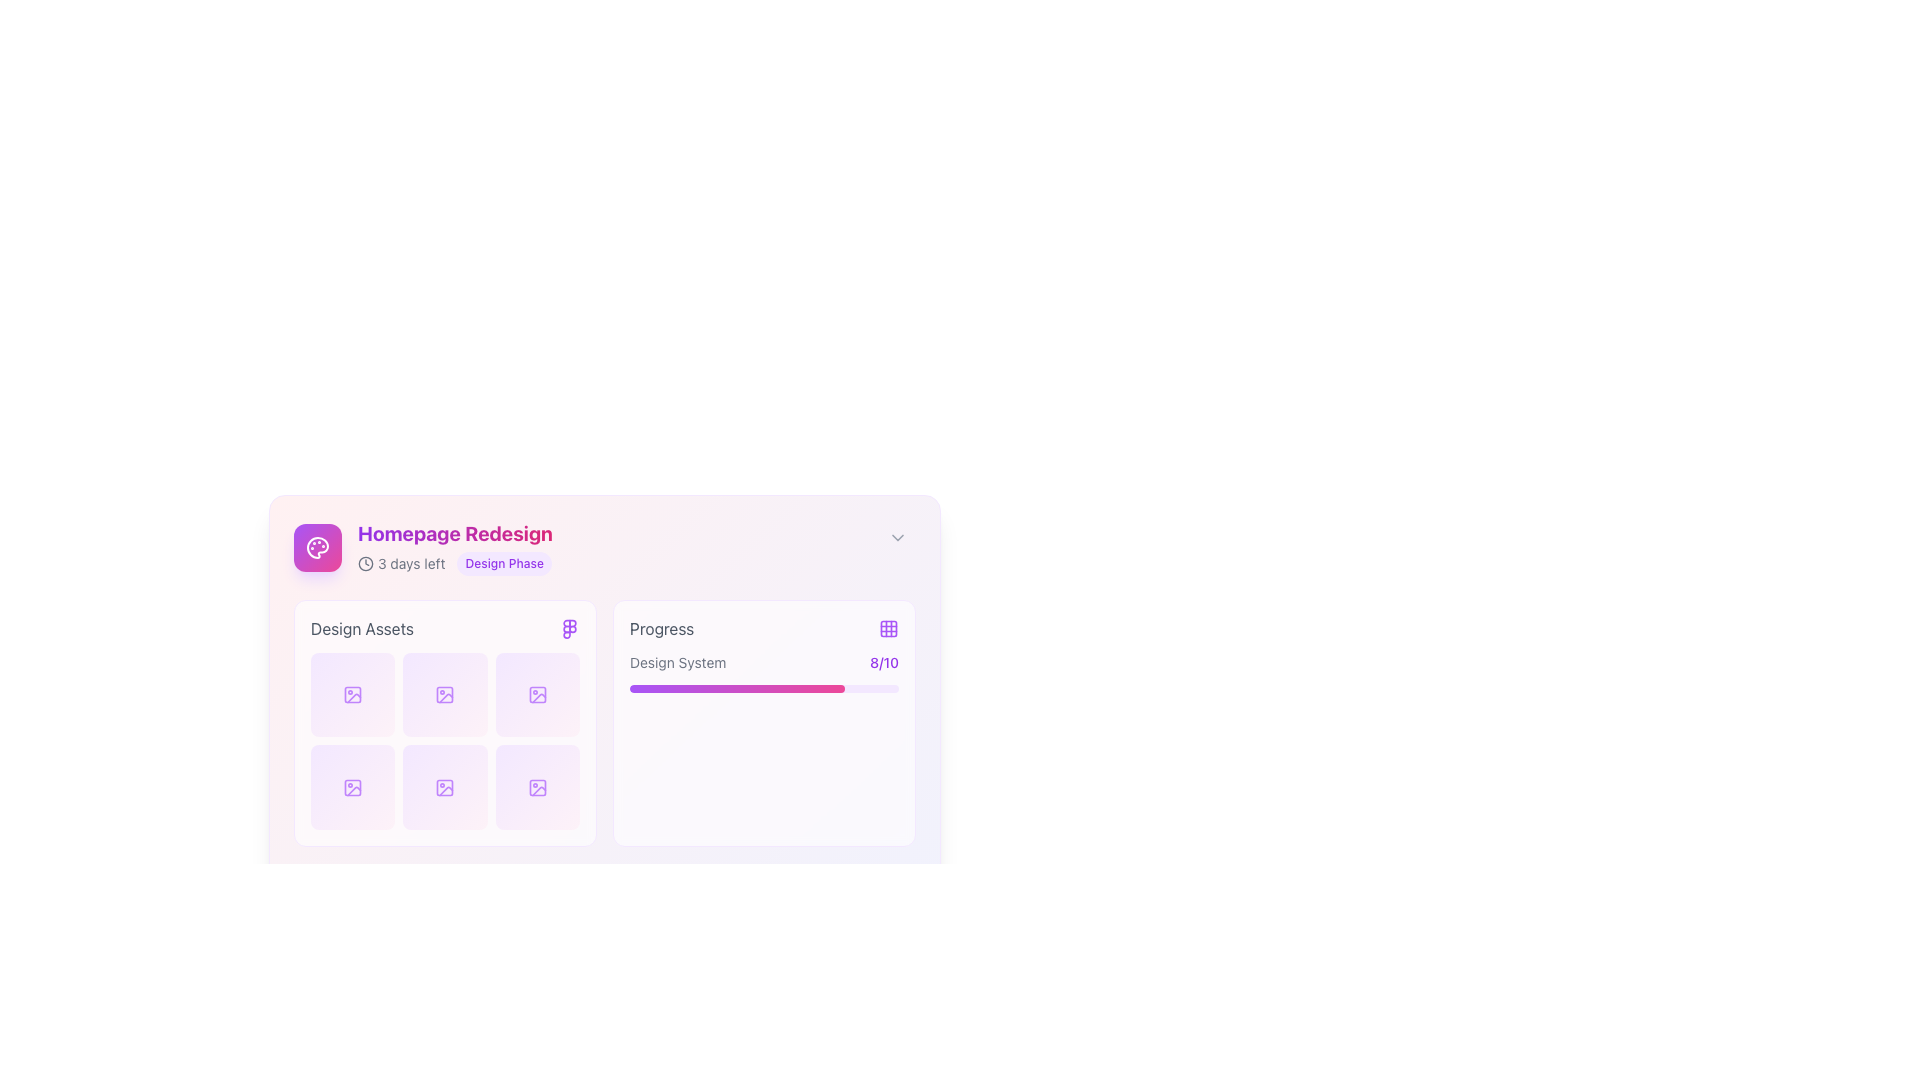 This screenshot has width=1920, height=1080. I want to click on the icon representing an asset or media item located, so click(537, 694).